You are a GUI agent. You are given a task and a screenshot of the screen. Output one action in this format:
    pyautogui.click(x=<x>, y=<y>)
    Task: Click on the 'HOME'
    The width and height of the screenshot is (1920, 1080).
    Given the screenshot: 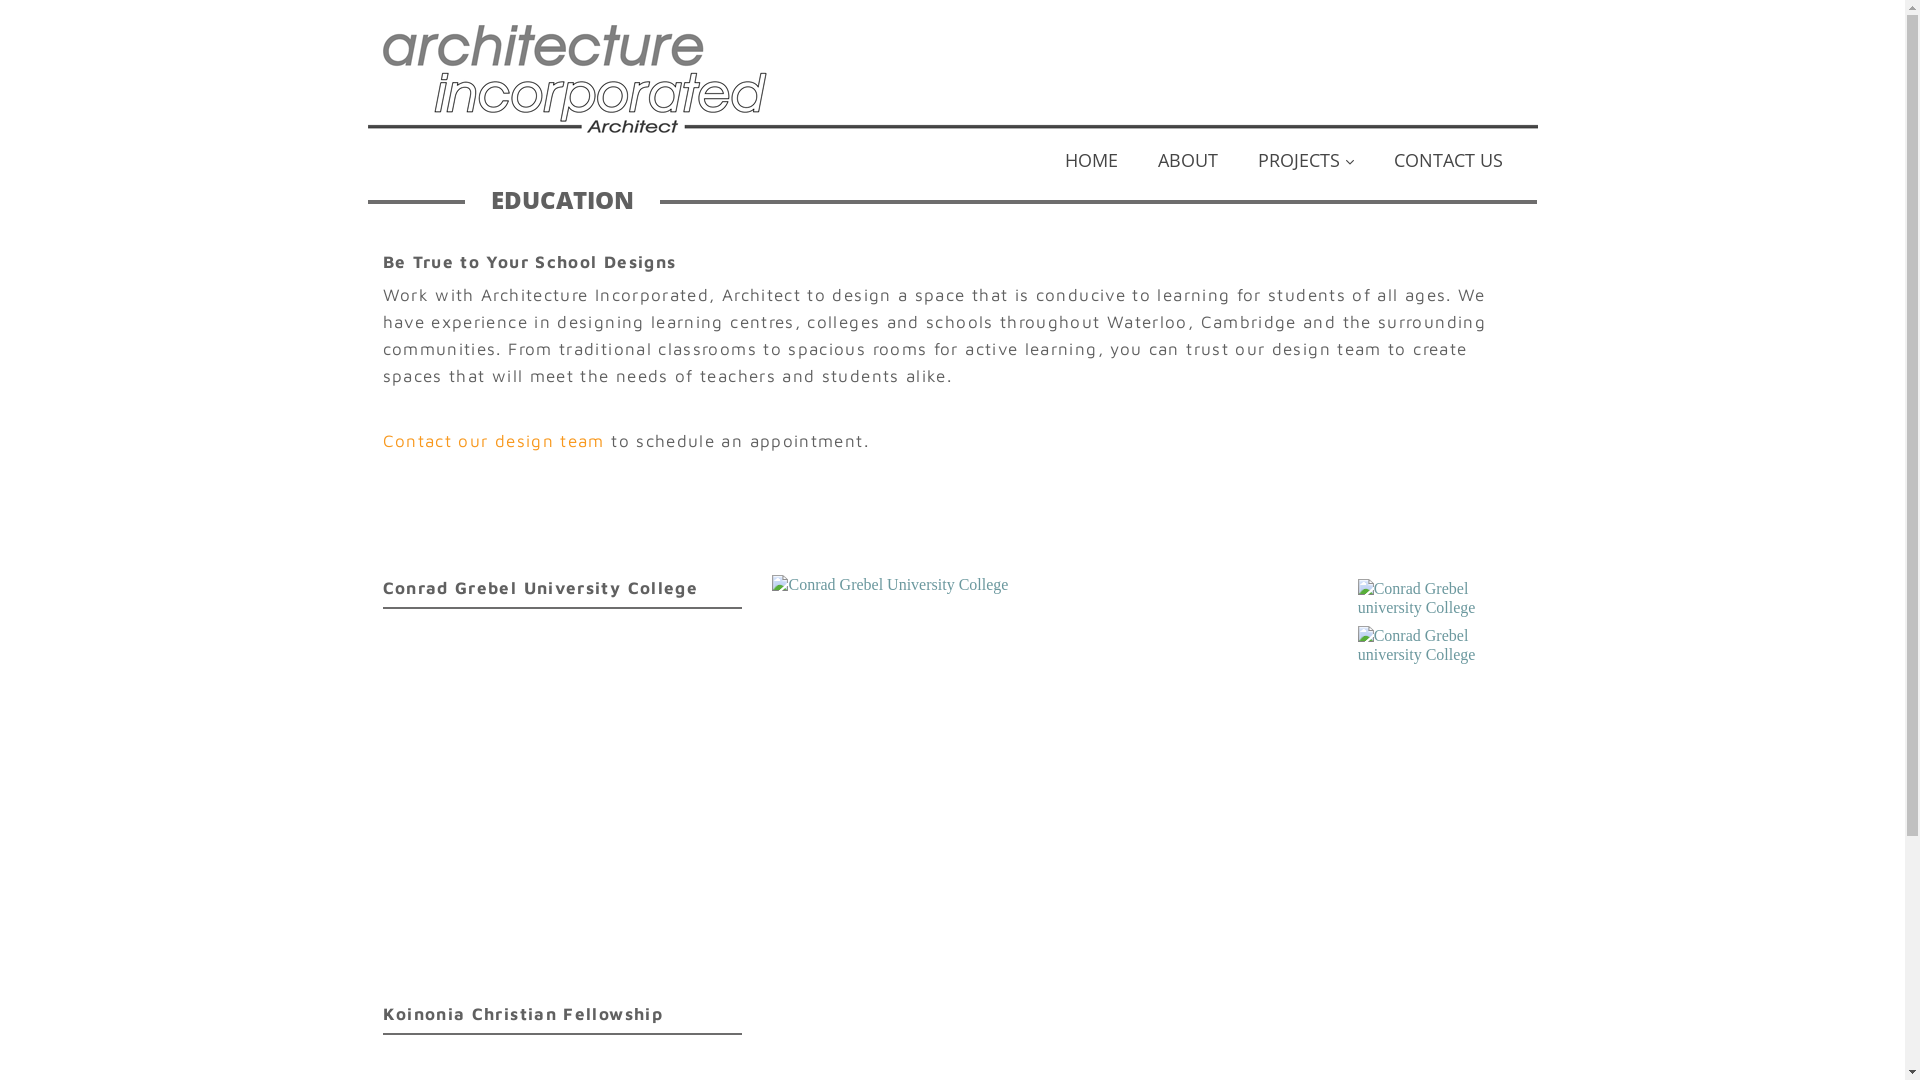 What is the action you would take?
    pyautogui.click(x=1042, y=164)
    